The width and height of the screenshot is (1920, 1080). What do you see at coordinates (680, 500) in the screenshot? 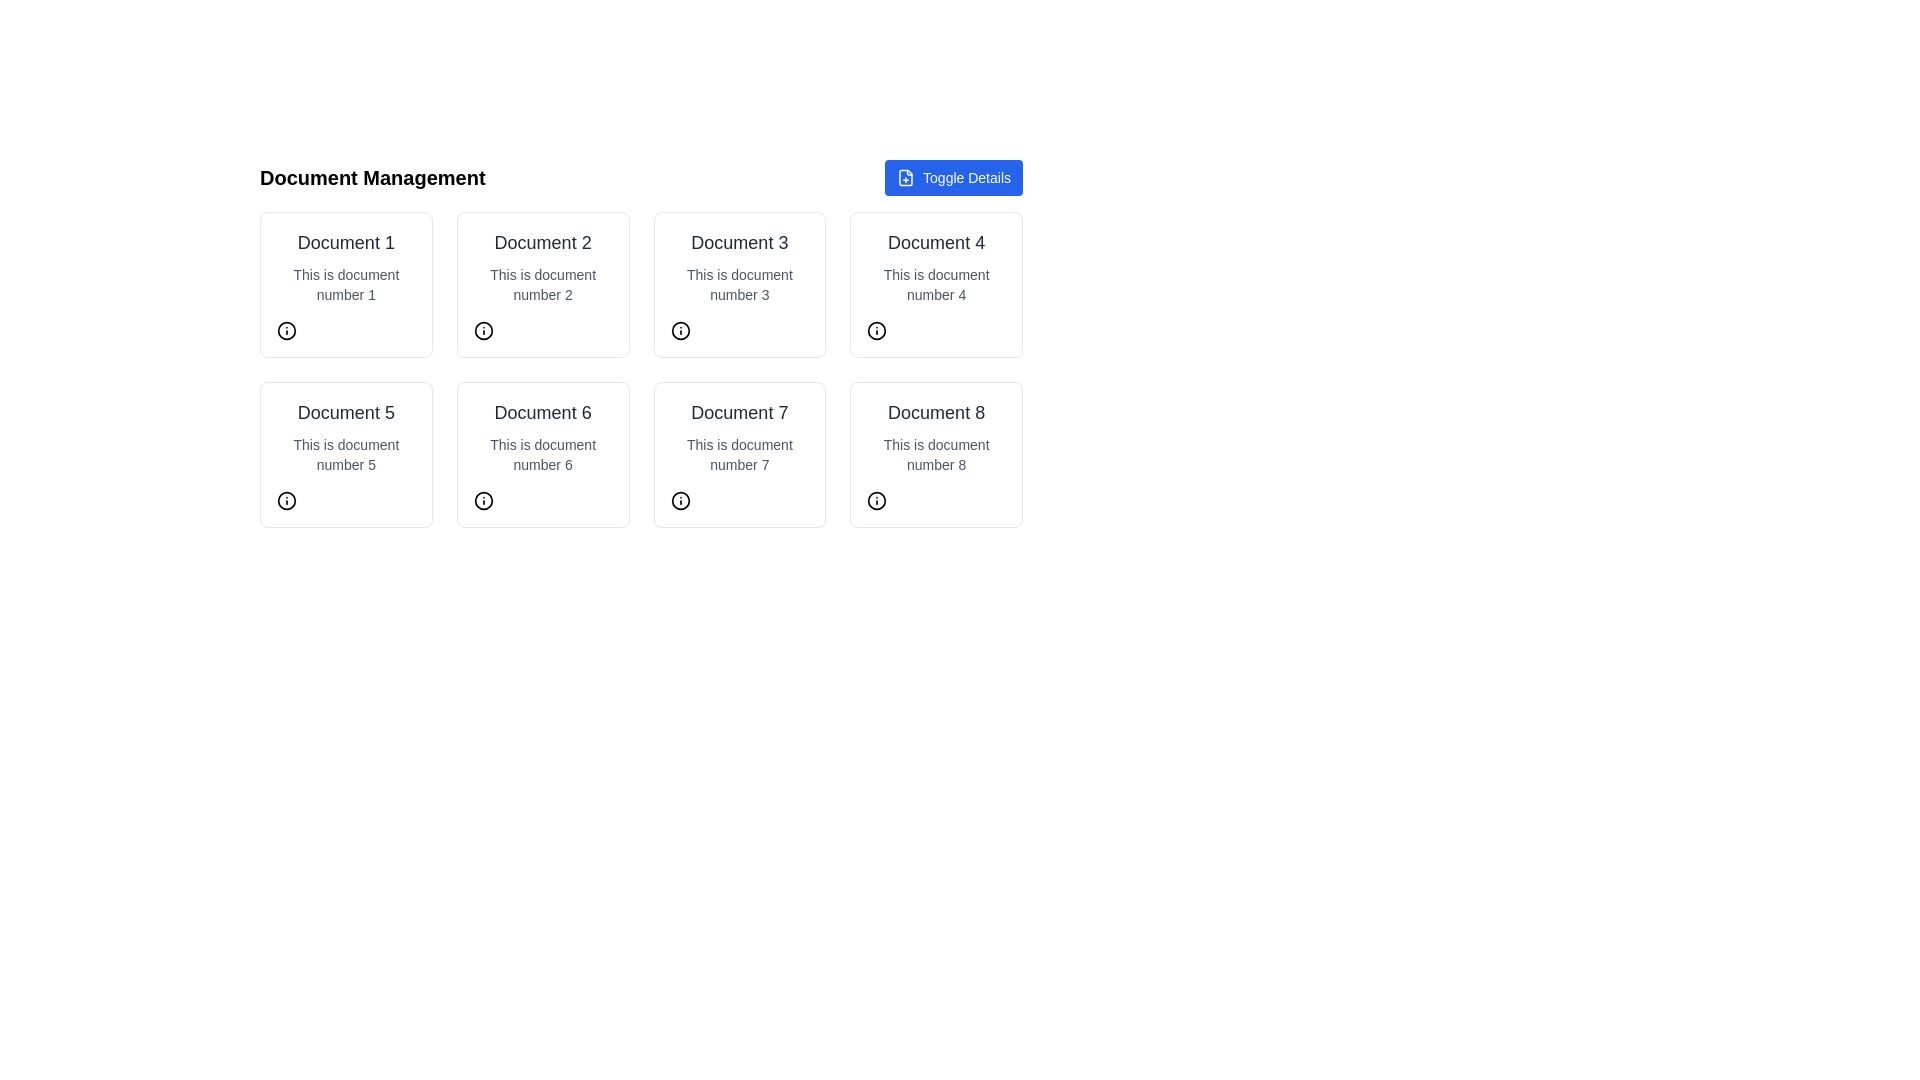
I see `the decorative or functional circle icon located in the seventh card labeled 'Document 7', which is positioned beneath the text 'This is document number 7'` at bounding box center [680, 500].